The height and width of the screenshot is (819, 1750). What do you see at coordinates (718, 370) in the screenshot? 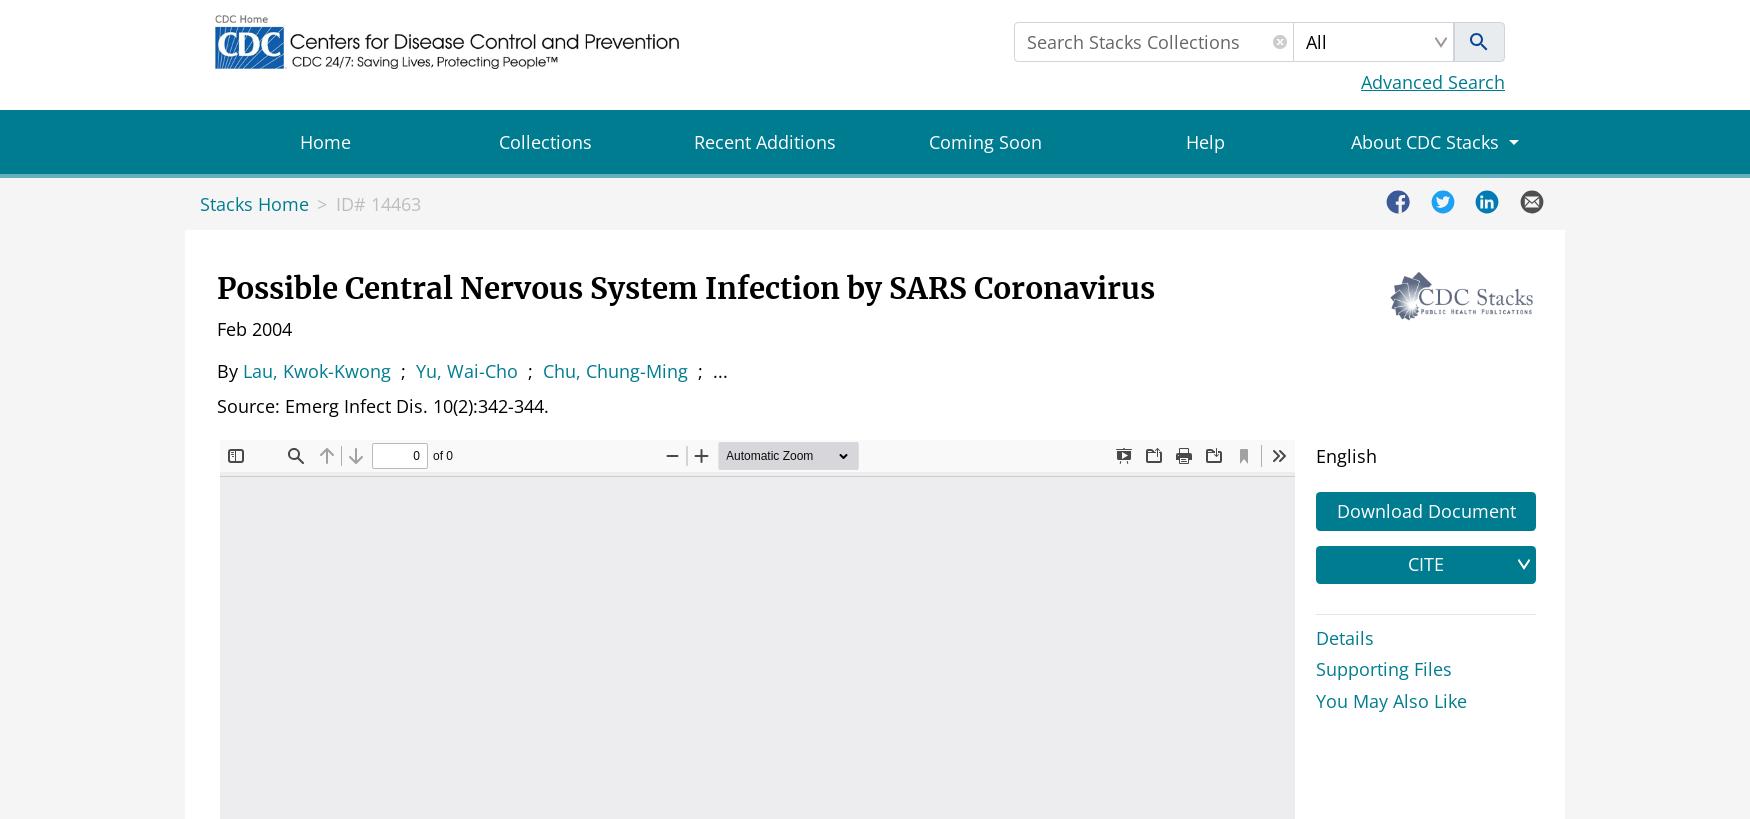
I see `'...'` at bounding box center [718, 370].